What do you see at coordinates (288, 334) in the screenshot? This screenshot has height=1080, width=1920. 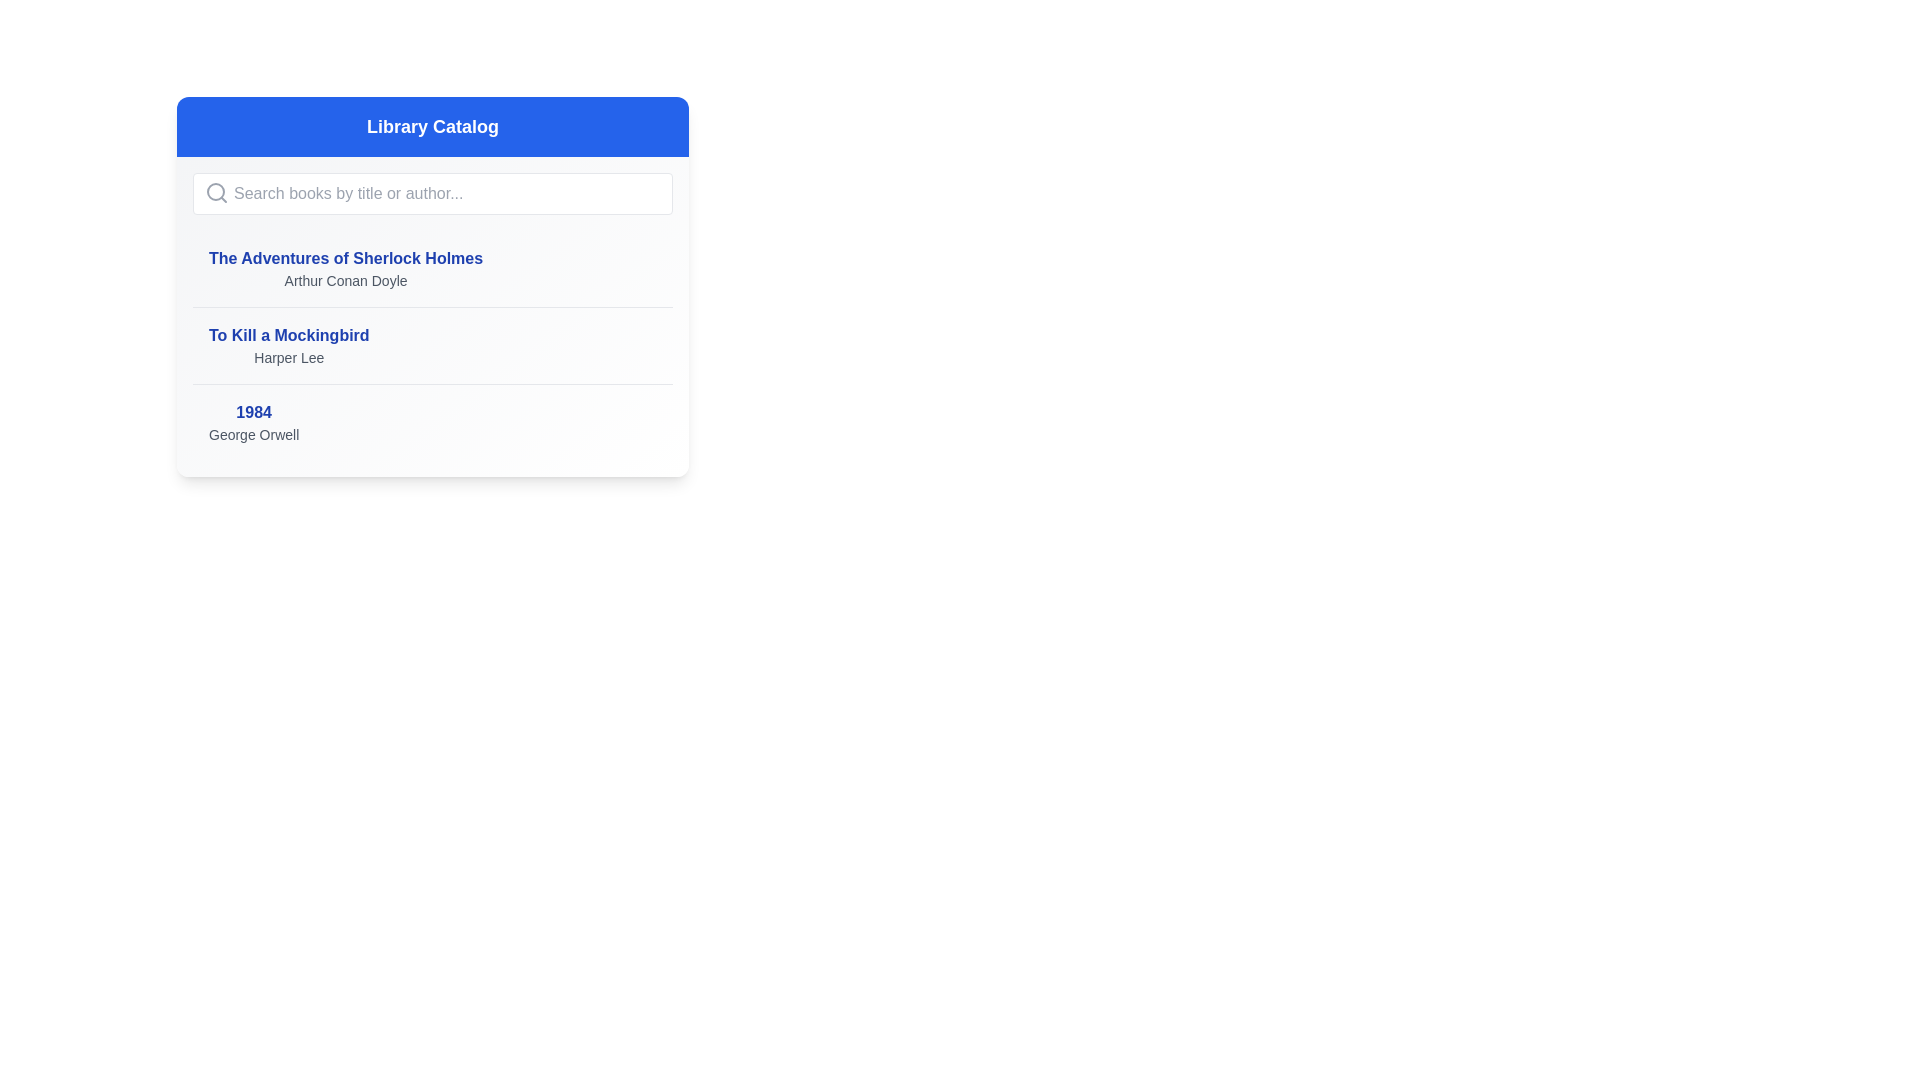 I see `text label displaying the book title 'To Kill a Mockingbird' located centrally in the library catalog interface, positioned between 'The Adventures of Sherlock Holmes' and 'Harper Lee'` at bounding box center [288, 334].